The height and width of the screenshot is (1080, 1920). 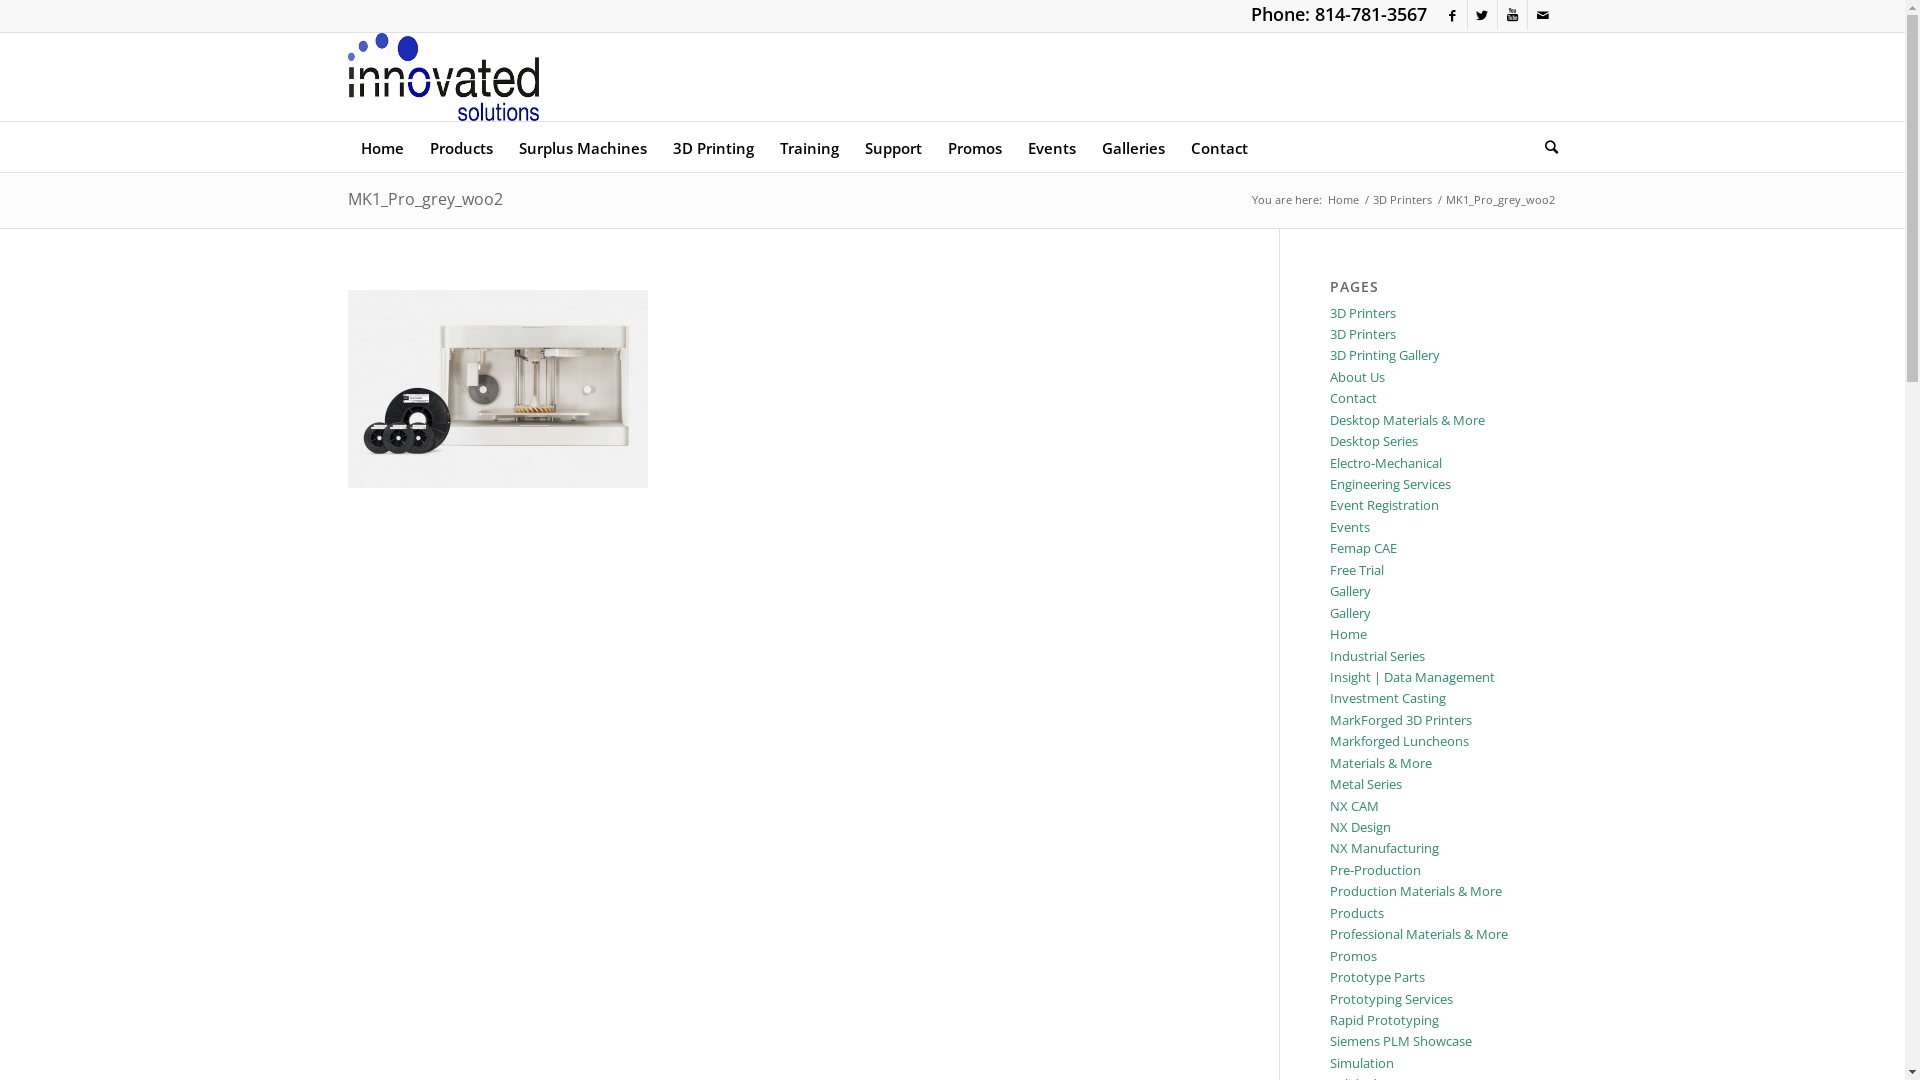 I want to click on 'Events', so click(x=1349, y=526).